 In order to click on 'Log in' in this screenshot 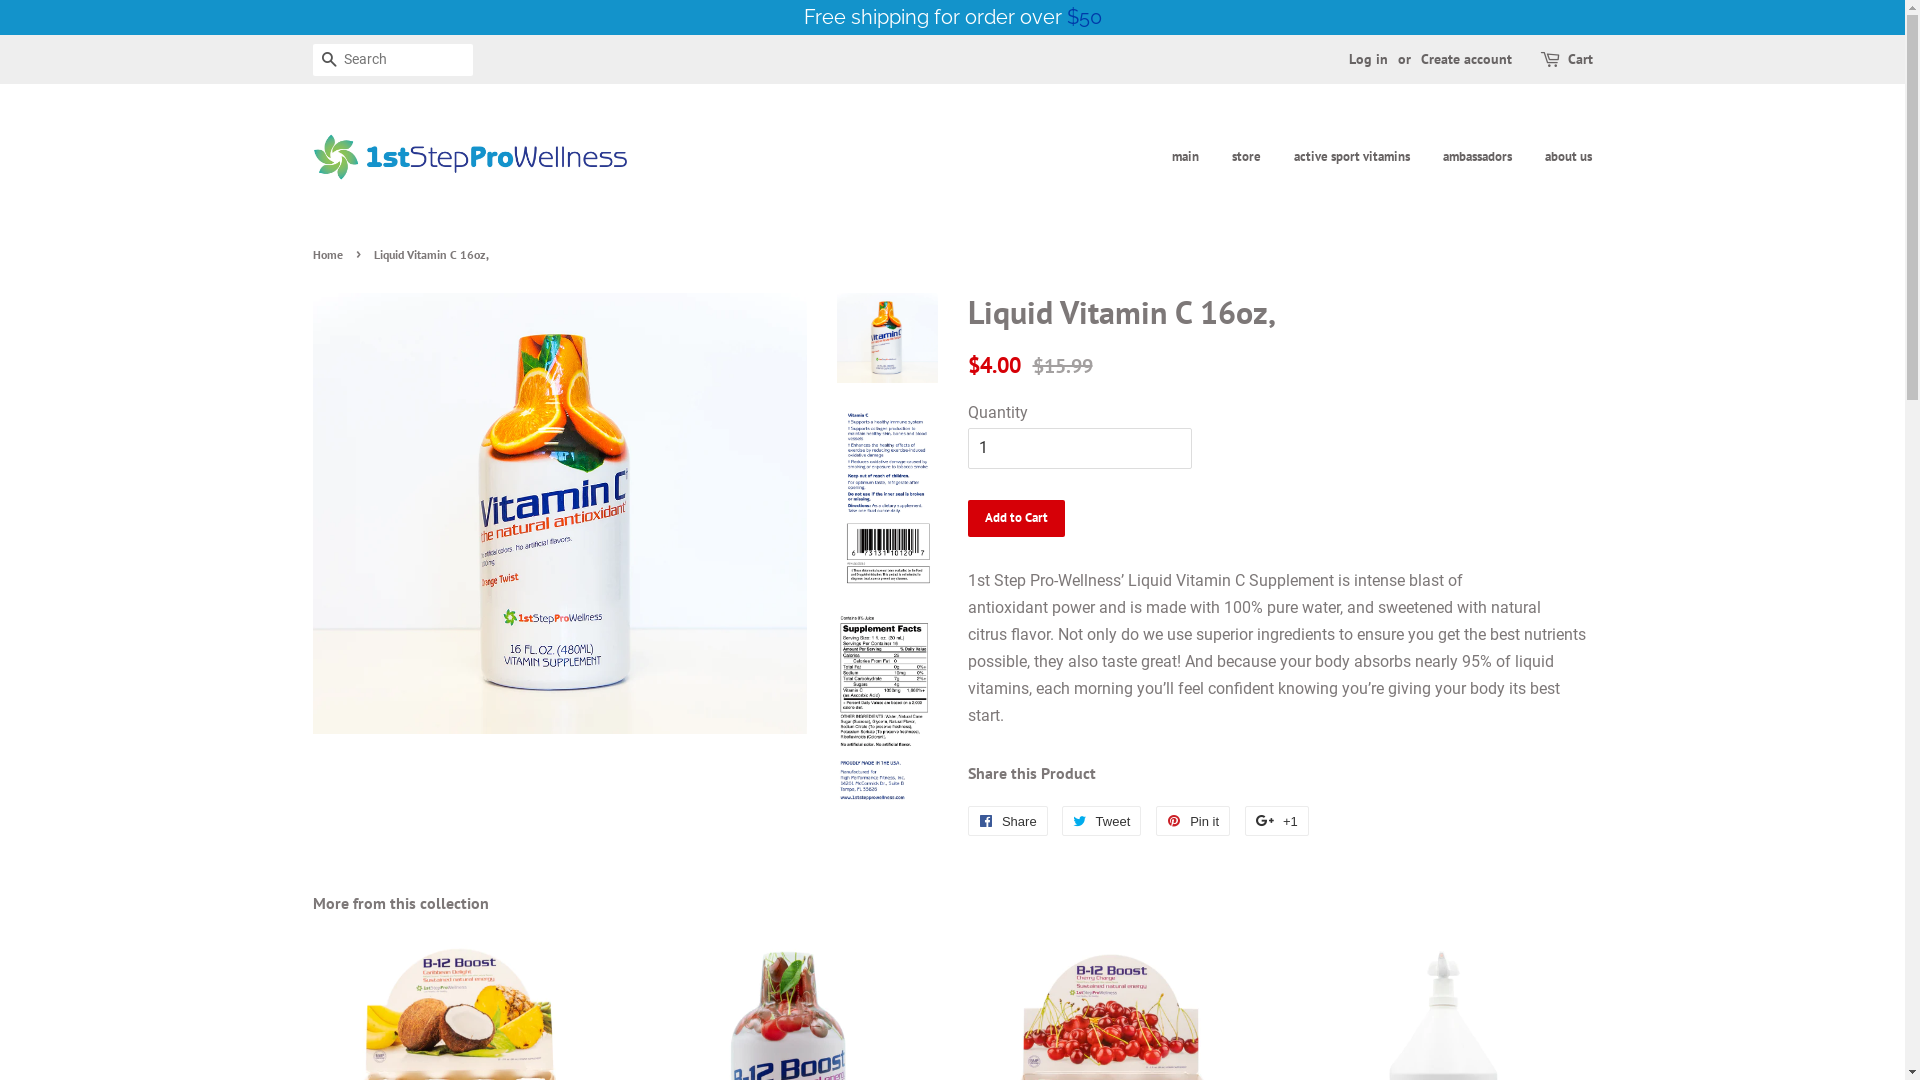, I will do `click(1366, 57)`.